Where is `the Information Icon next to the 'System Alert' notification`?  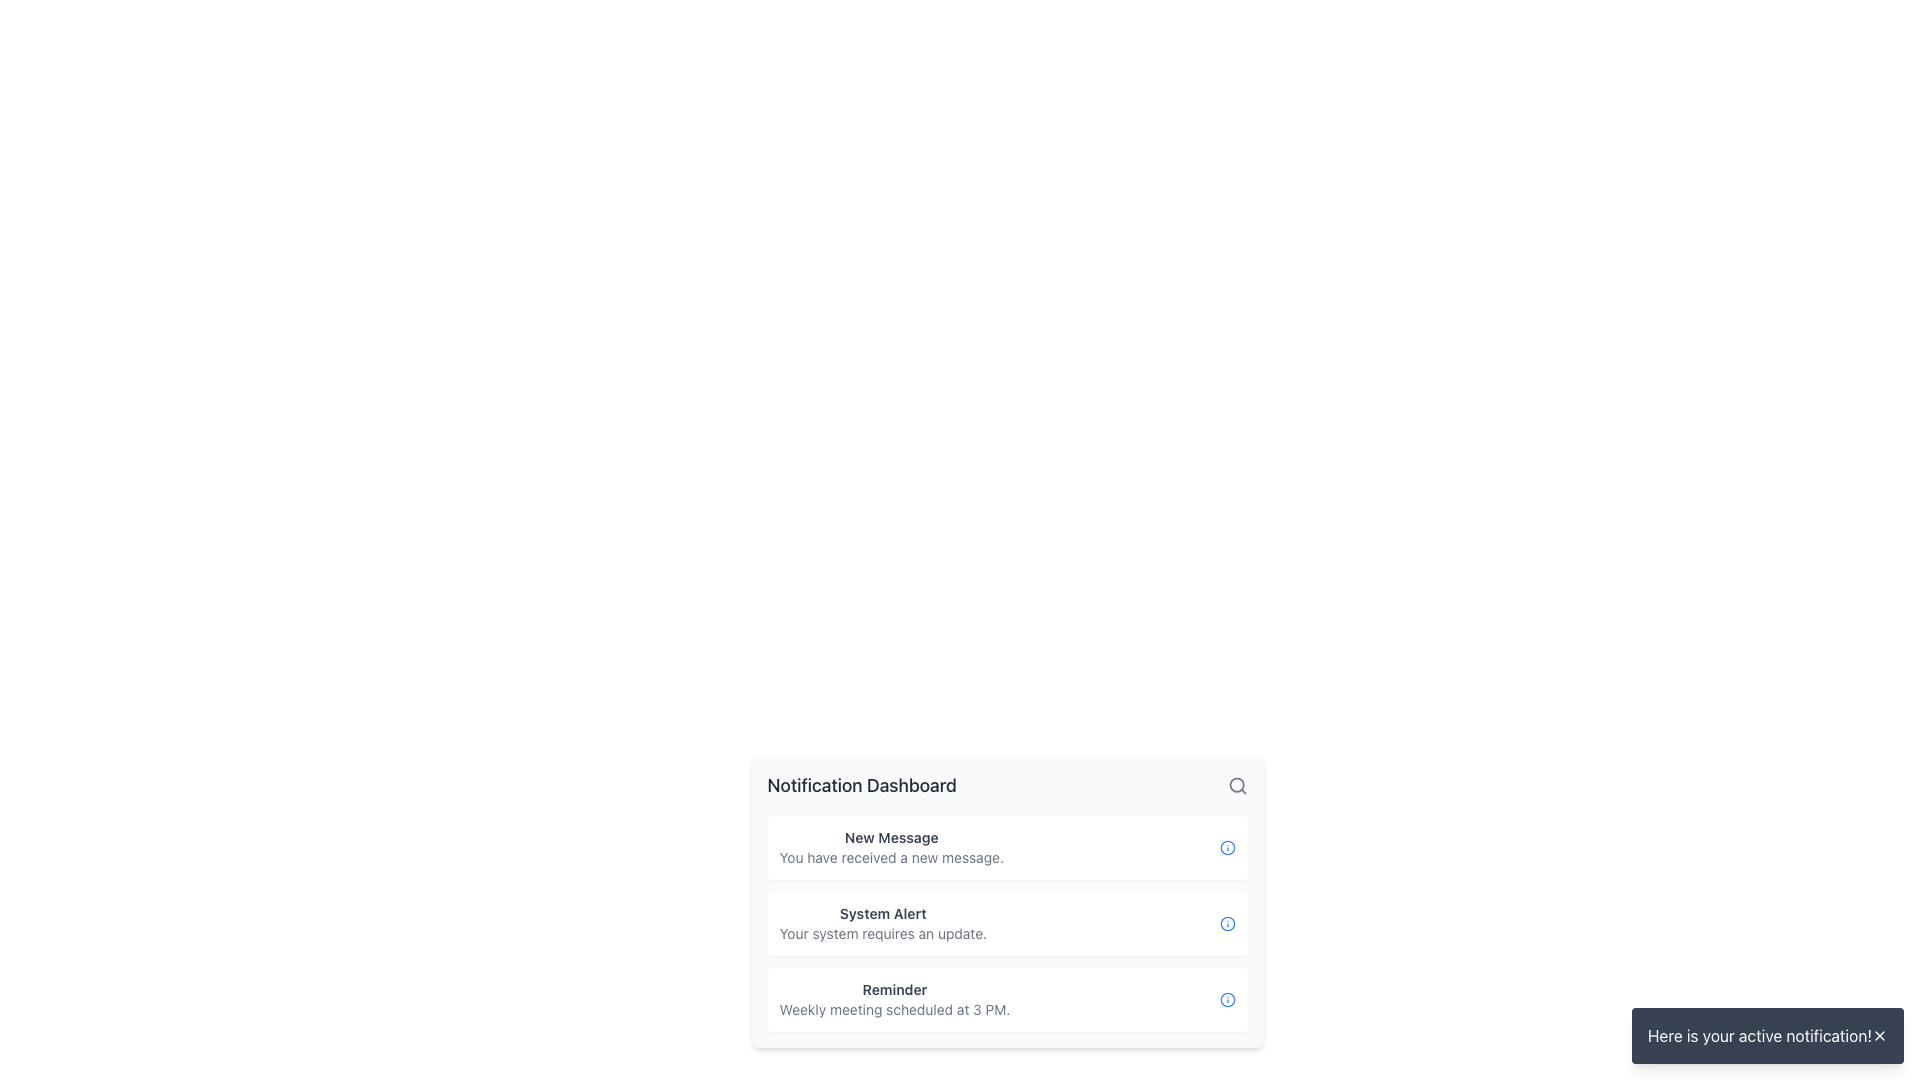
the Information Icon next to the 'System Alert' notification is located at coordinates (1226, 924).